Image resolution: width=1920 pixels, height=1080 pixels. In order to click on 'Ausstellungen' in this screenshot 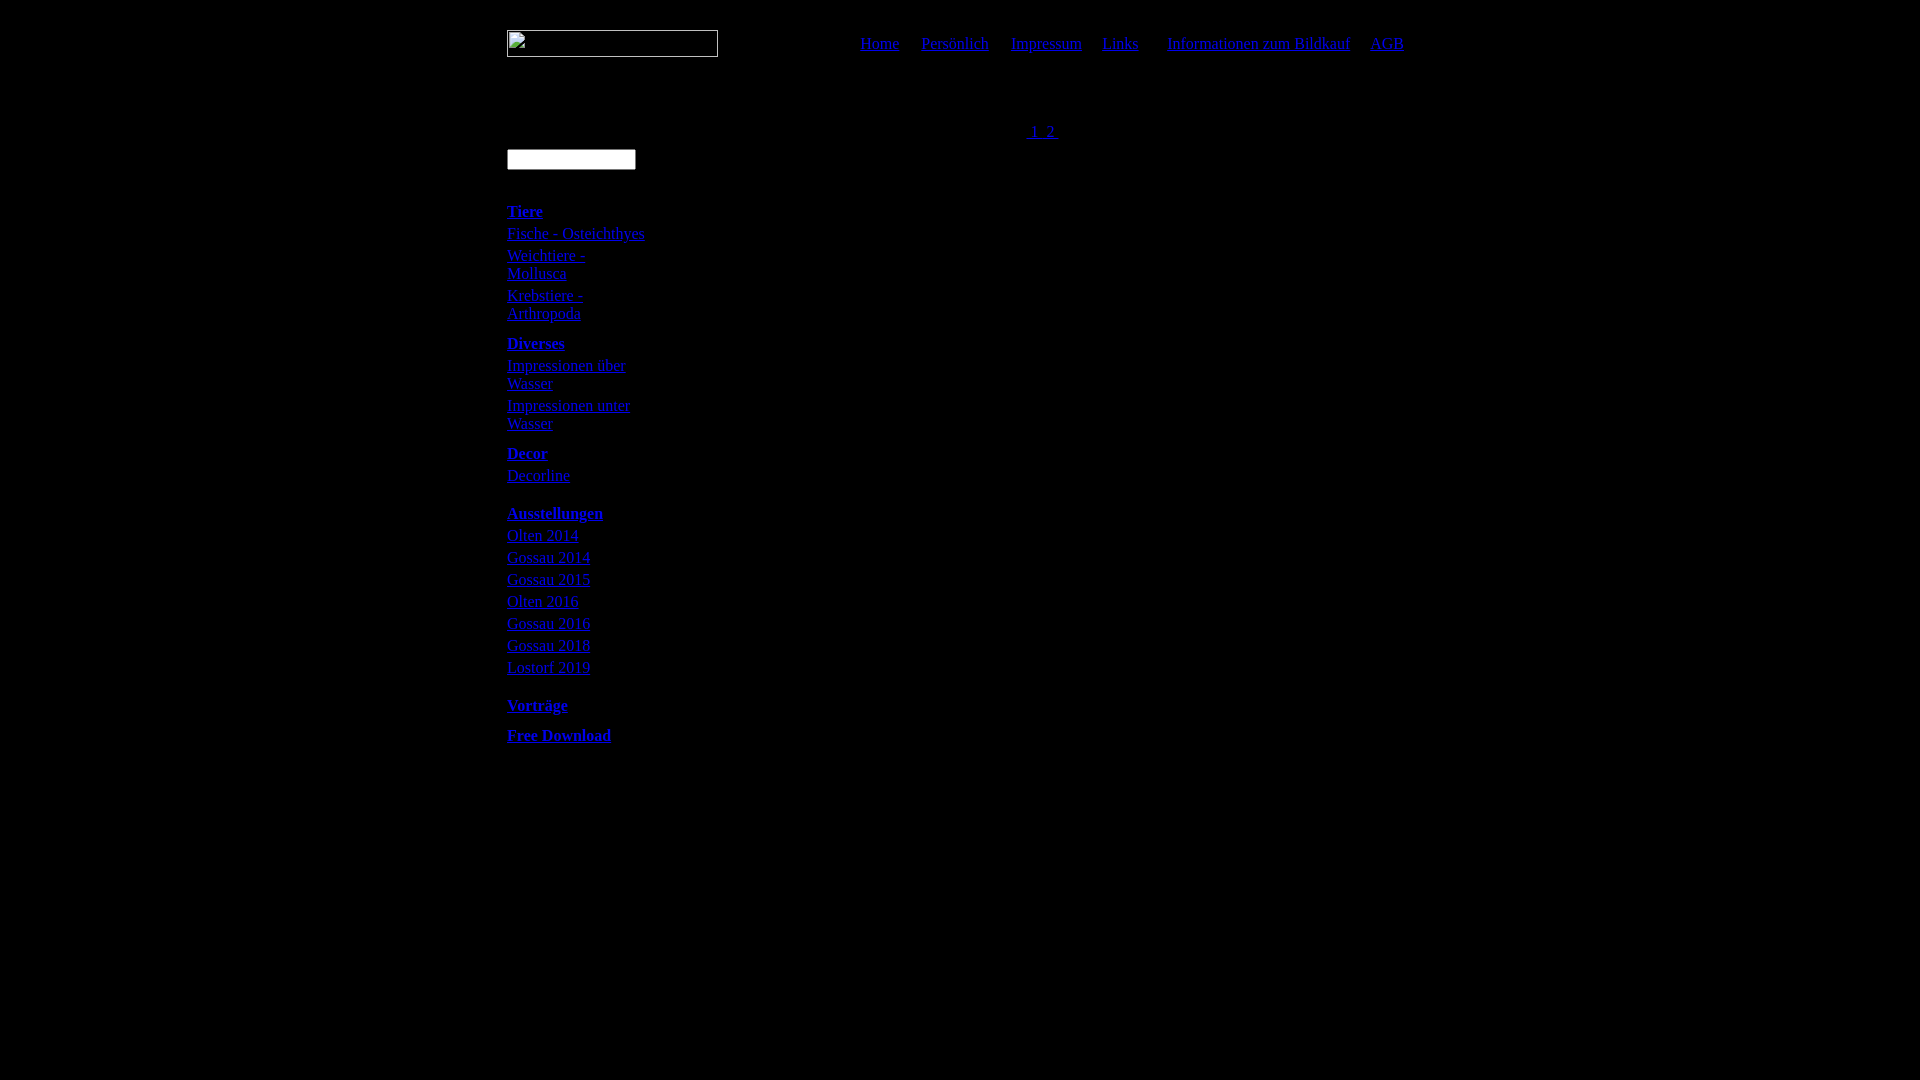, I will do `click(507, 512)`.